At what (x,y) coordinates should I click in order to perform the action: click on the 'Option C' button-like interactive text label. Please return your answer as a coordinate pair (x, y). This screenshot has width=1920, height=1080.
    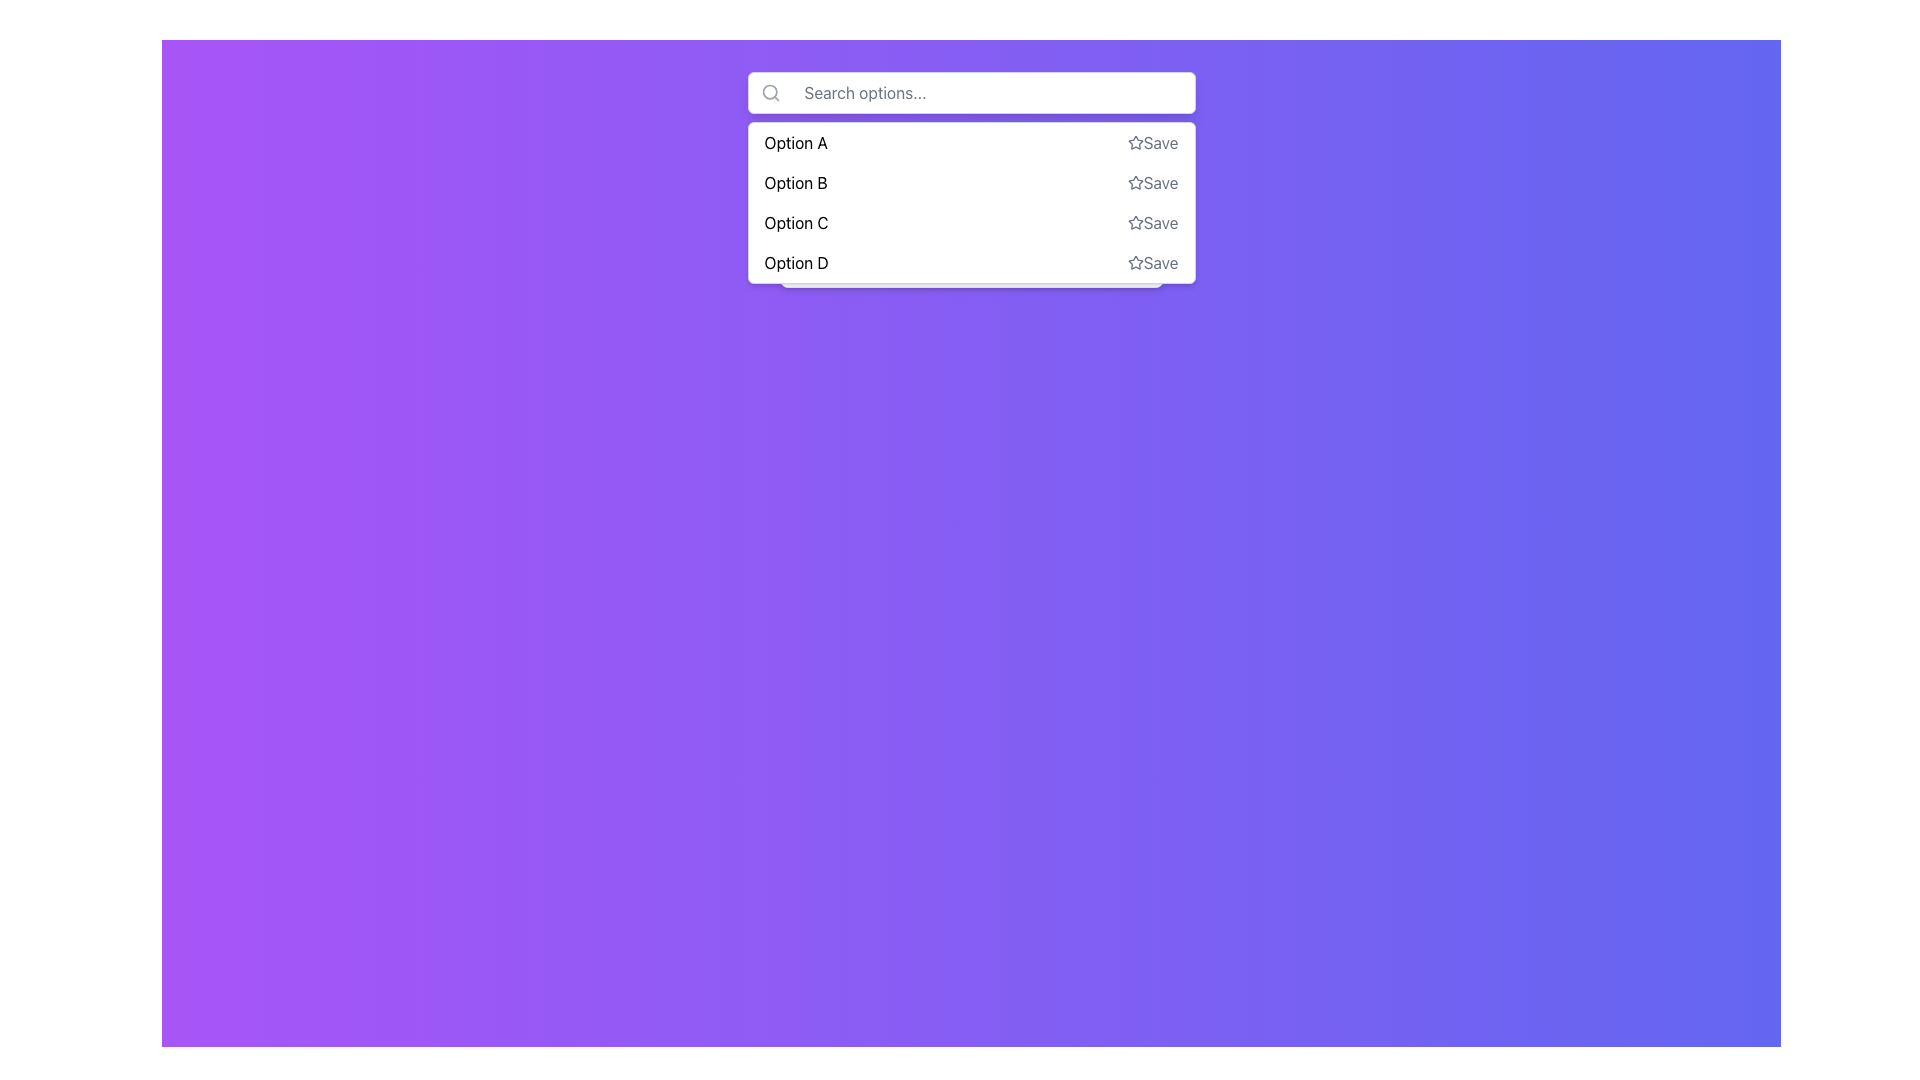
    Looking at the image, I should click on (1152, 223).